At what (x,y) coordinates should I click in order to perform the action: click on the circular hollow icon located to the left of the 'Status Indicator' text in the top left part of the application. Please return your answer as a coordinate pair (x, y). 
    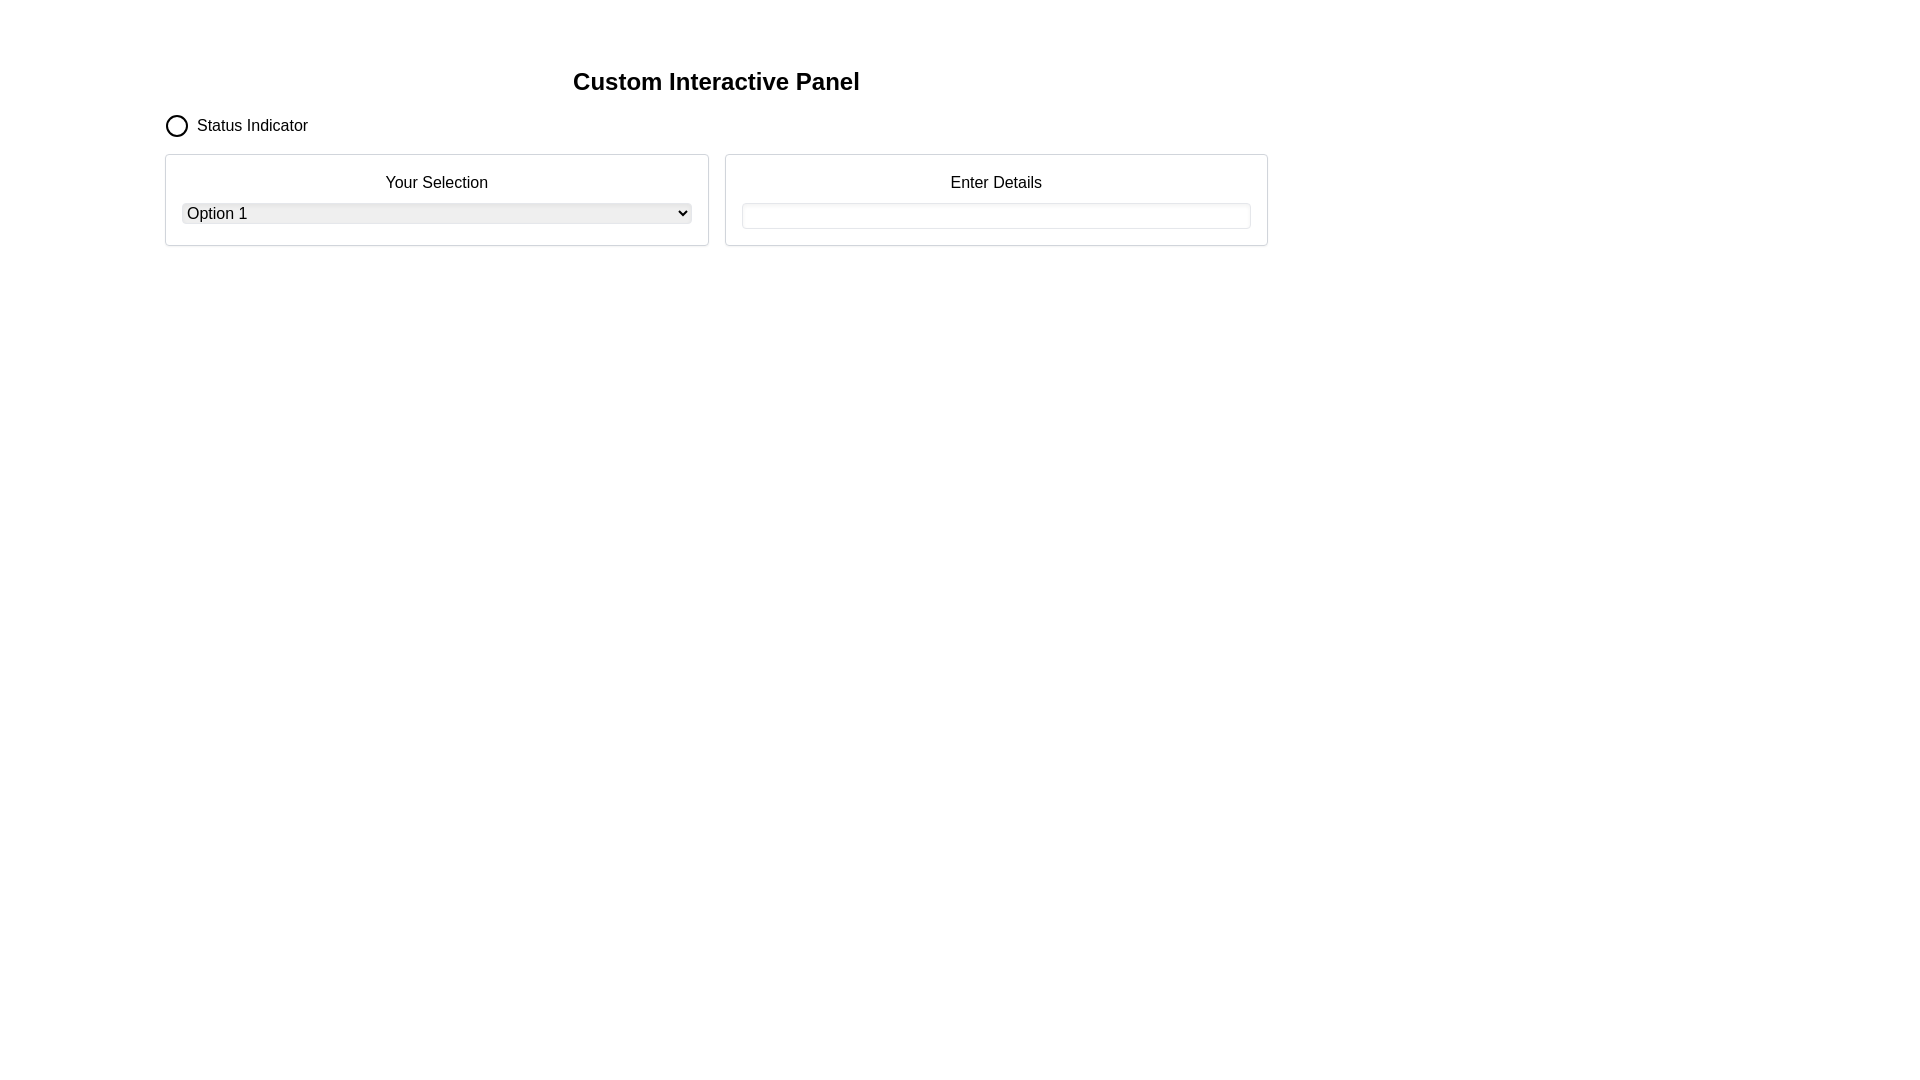
    Looking at the image, I should click on (177, 126).